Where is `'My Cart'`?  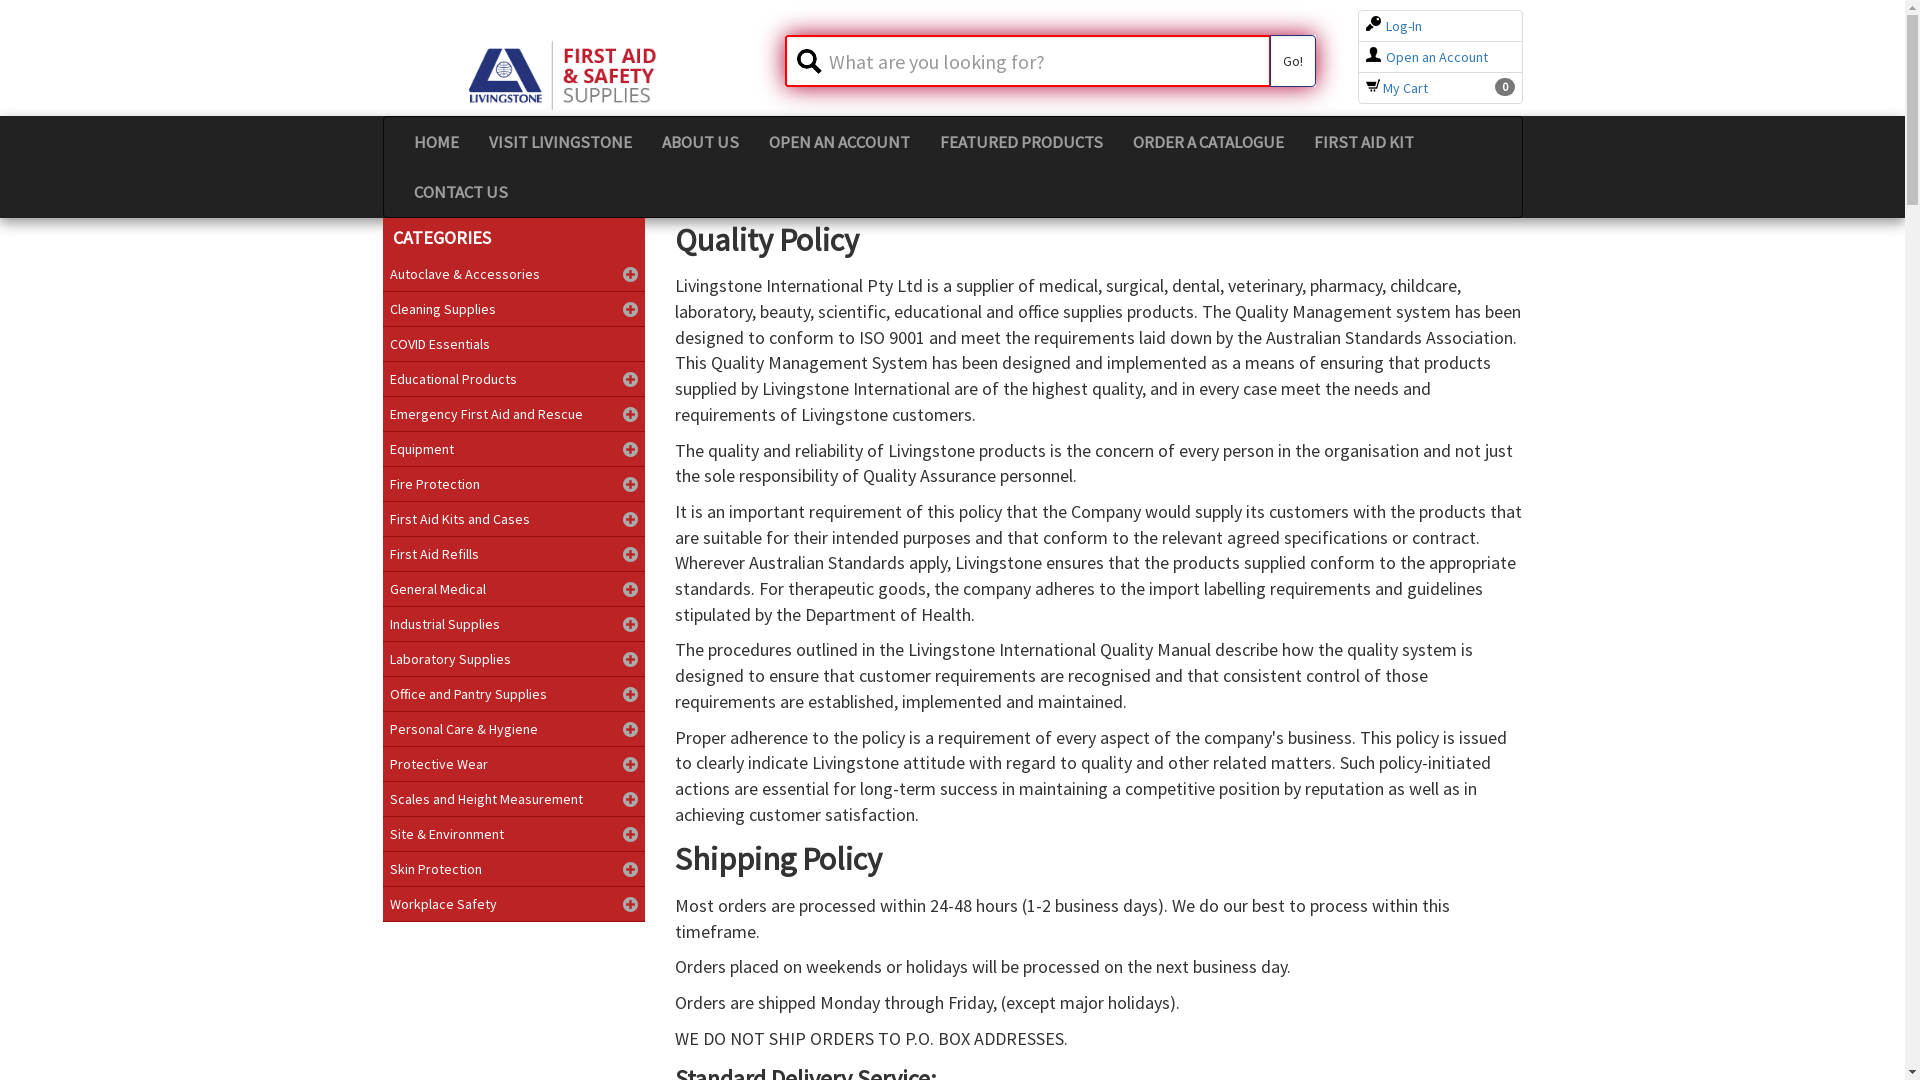
'My Cart' is located at coordinates (1395, 87).